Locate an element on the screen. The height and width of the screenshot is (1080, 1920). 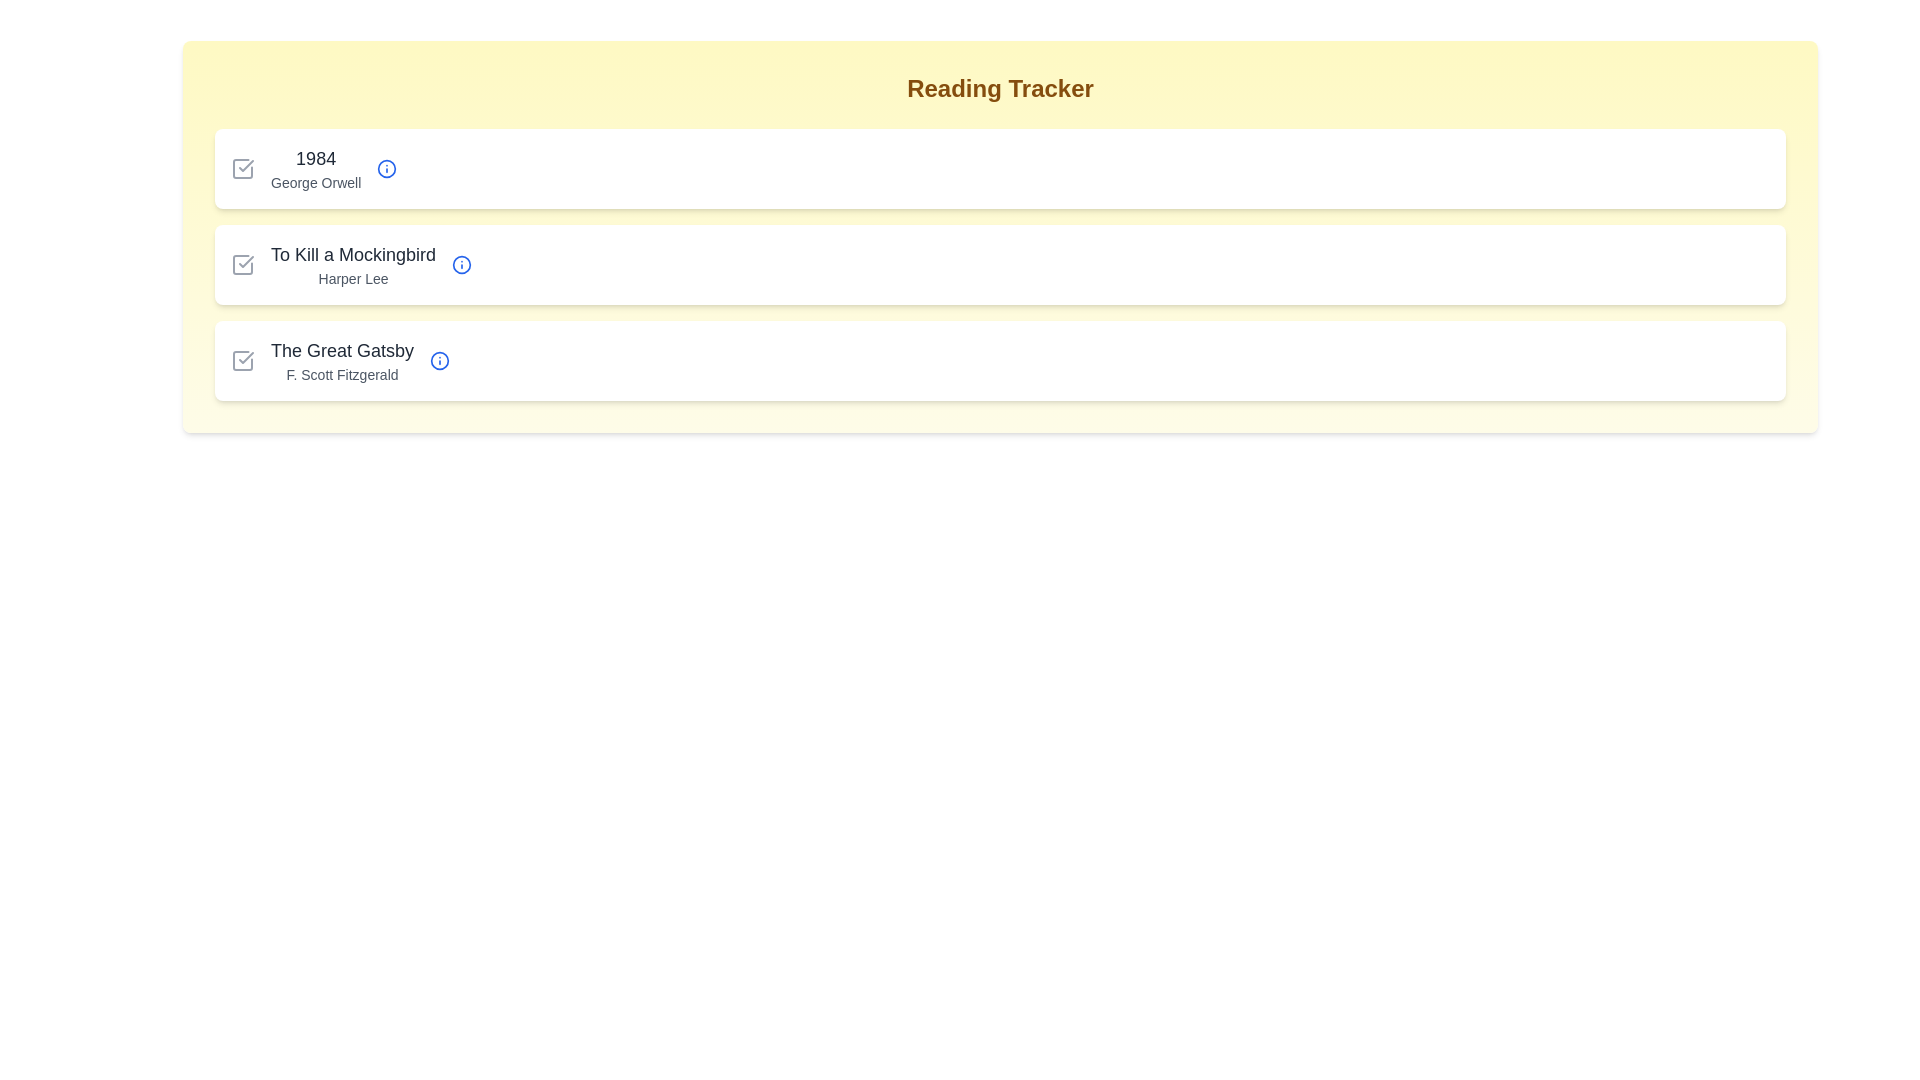
information button for the book titled 'The Great Gatsby' is located at coordinates (439, 361).